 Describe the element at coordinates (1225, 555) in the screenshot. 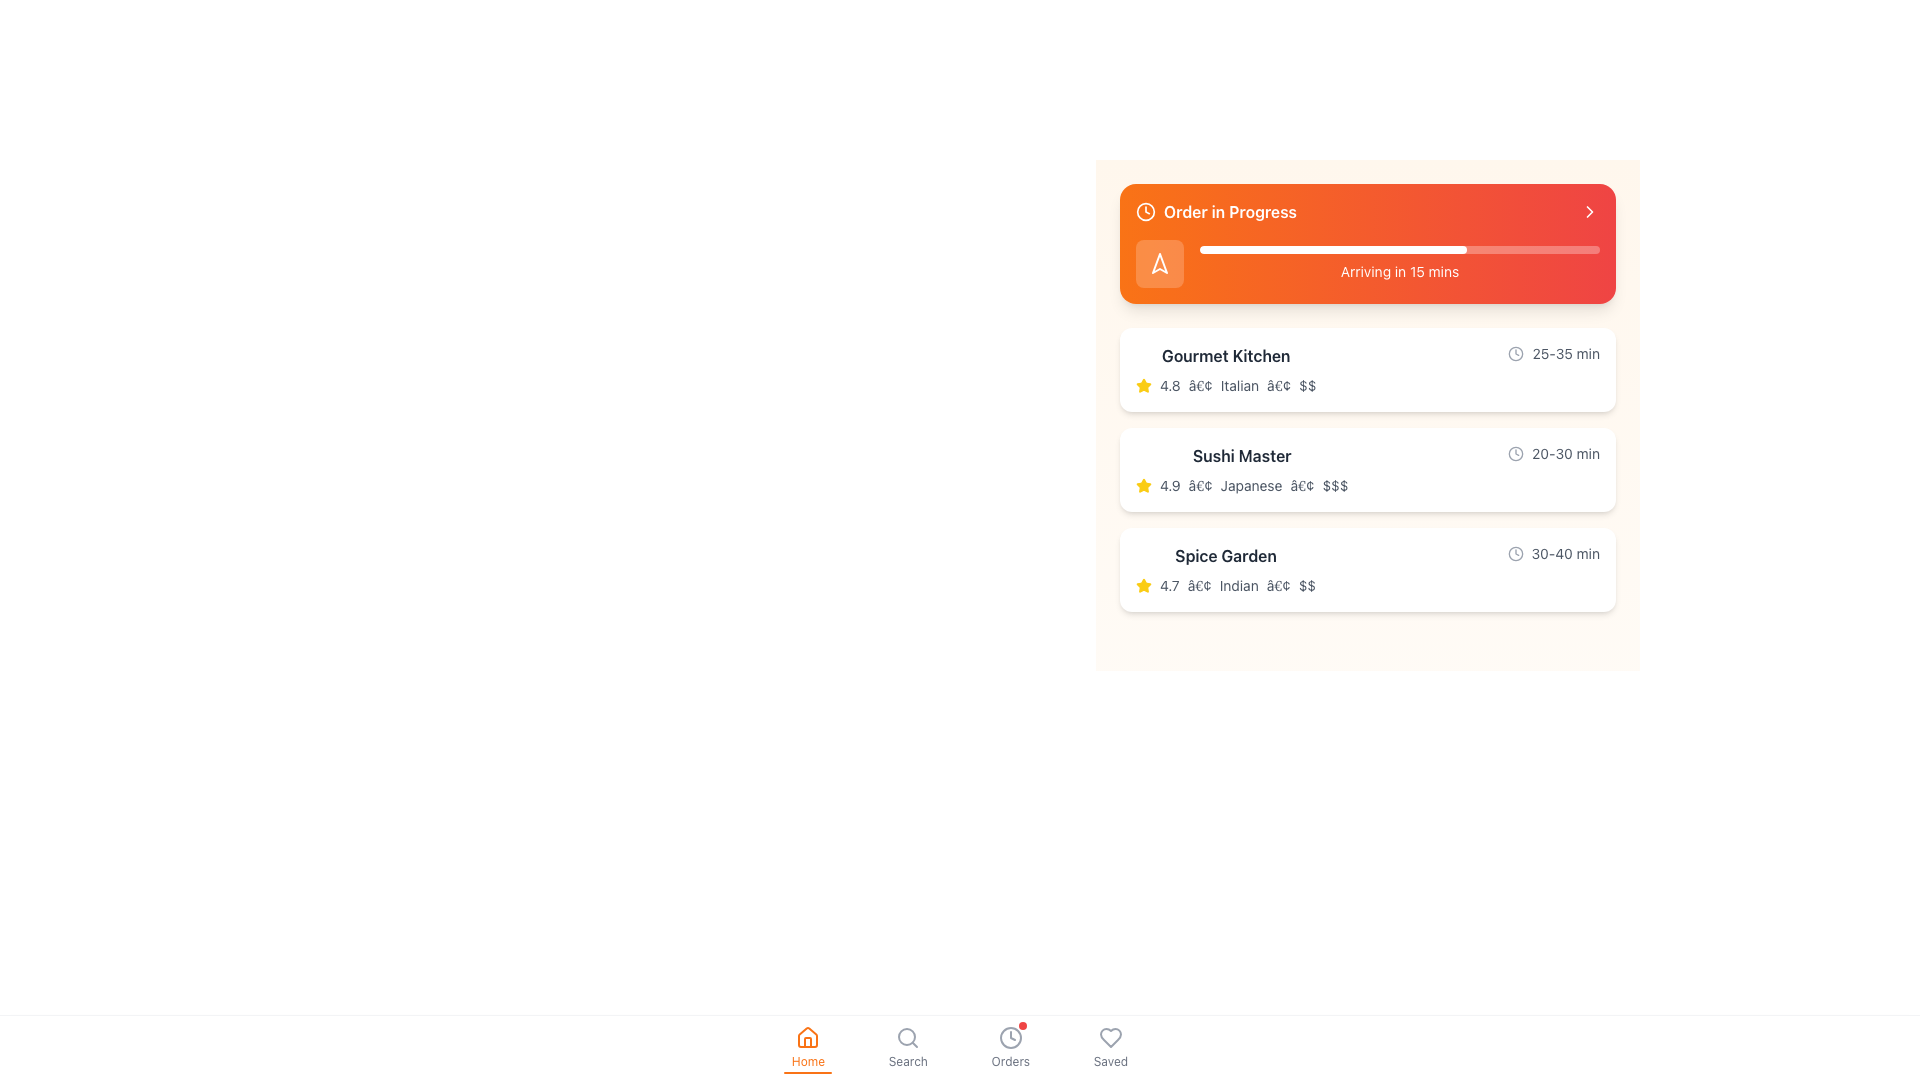

I see `title of the restaurant displayed in the text label within the 'Spice Garden' card` at that location.